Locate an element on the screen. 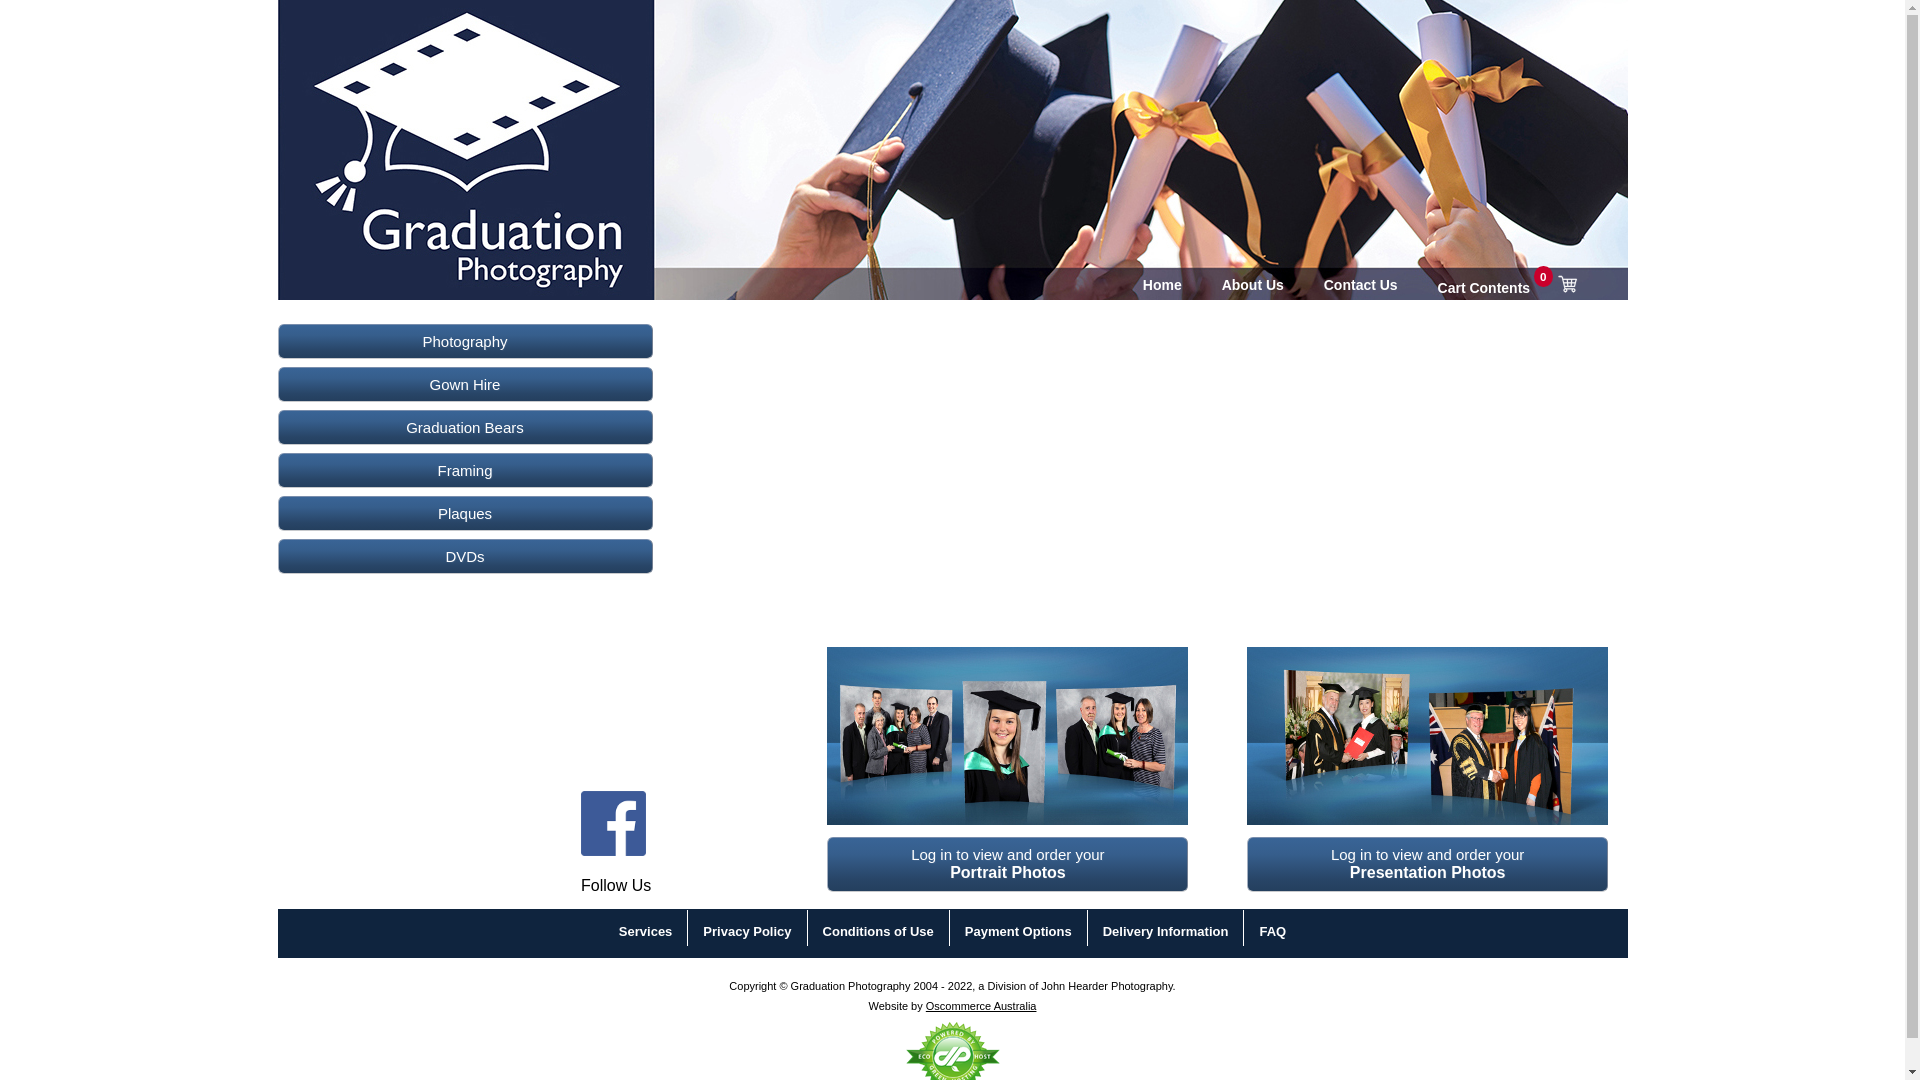 The height and width of the screenshot is (1080, 1920). 'Photography' is located at coordinates (464, 340).